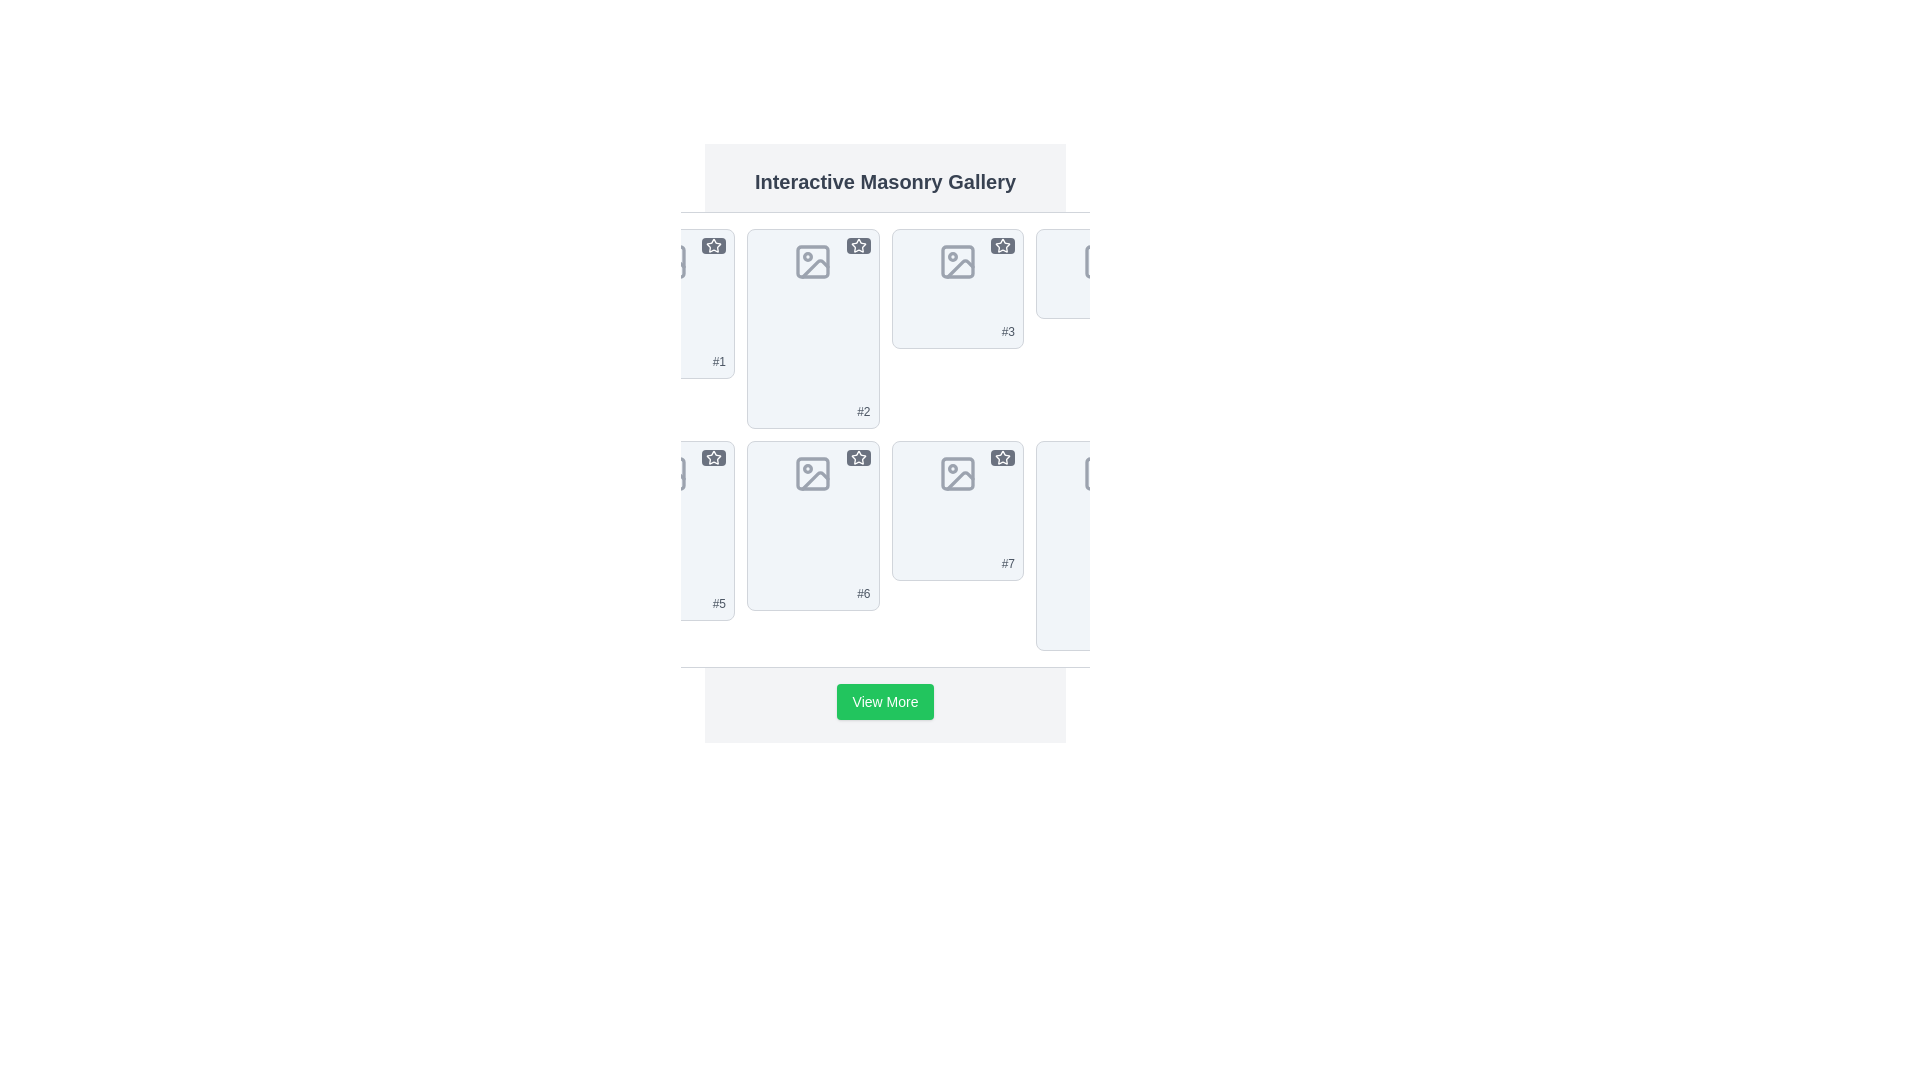 This screenshot has width=1920, height=1080. What do you see at coordinates (668, 530) in the screenshot?
I see `the clickable card located in the second row of the masonry grid layout` at bounding box center [668, 530].